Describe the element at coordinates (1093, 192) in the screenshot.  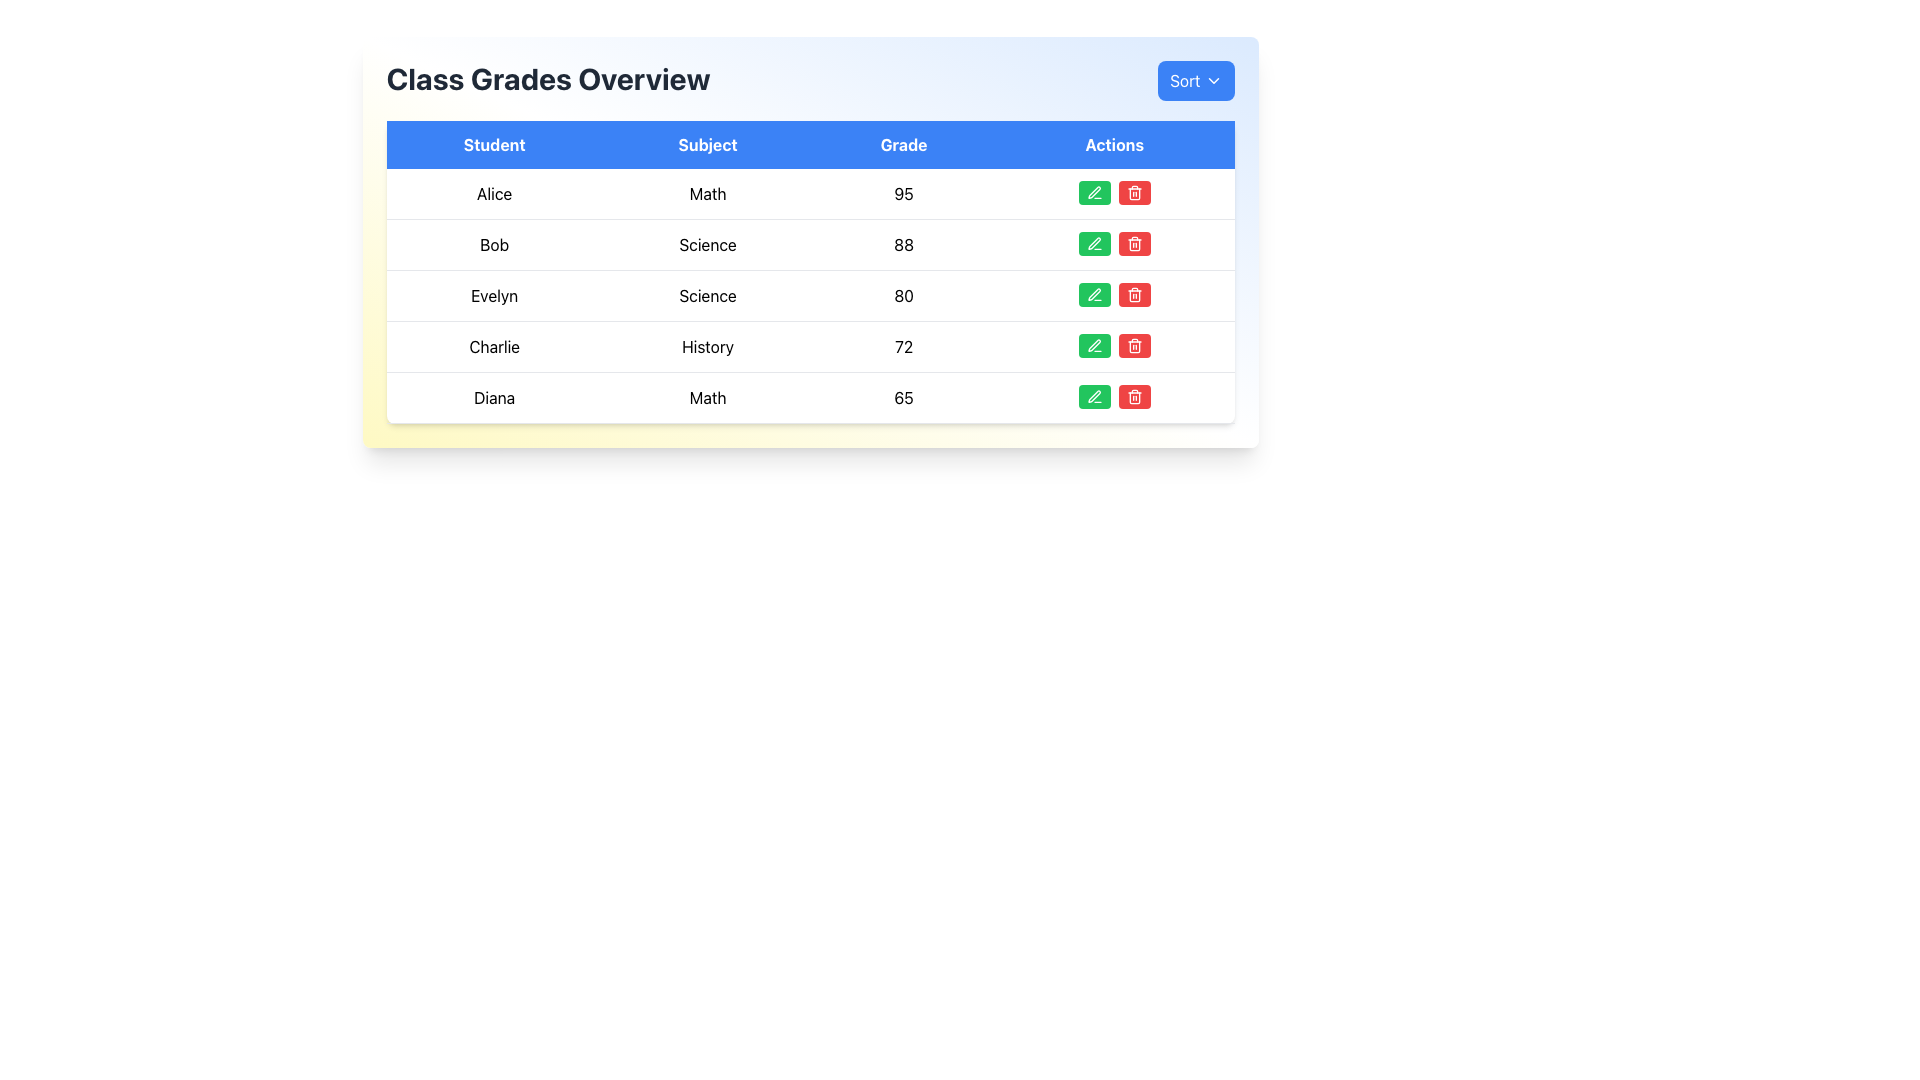
I see `the pen icon in the 'Actions' column for the student 'Alice'` at that location.